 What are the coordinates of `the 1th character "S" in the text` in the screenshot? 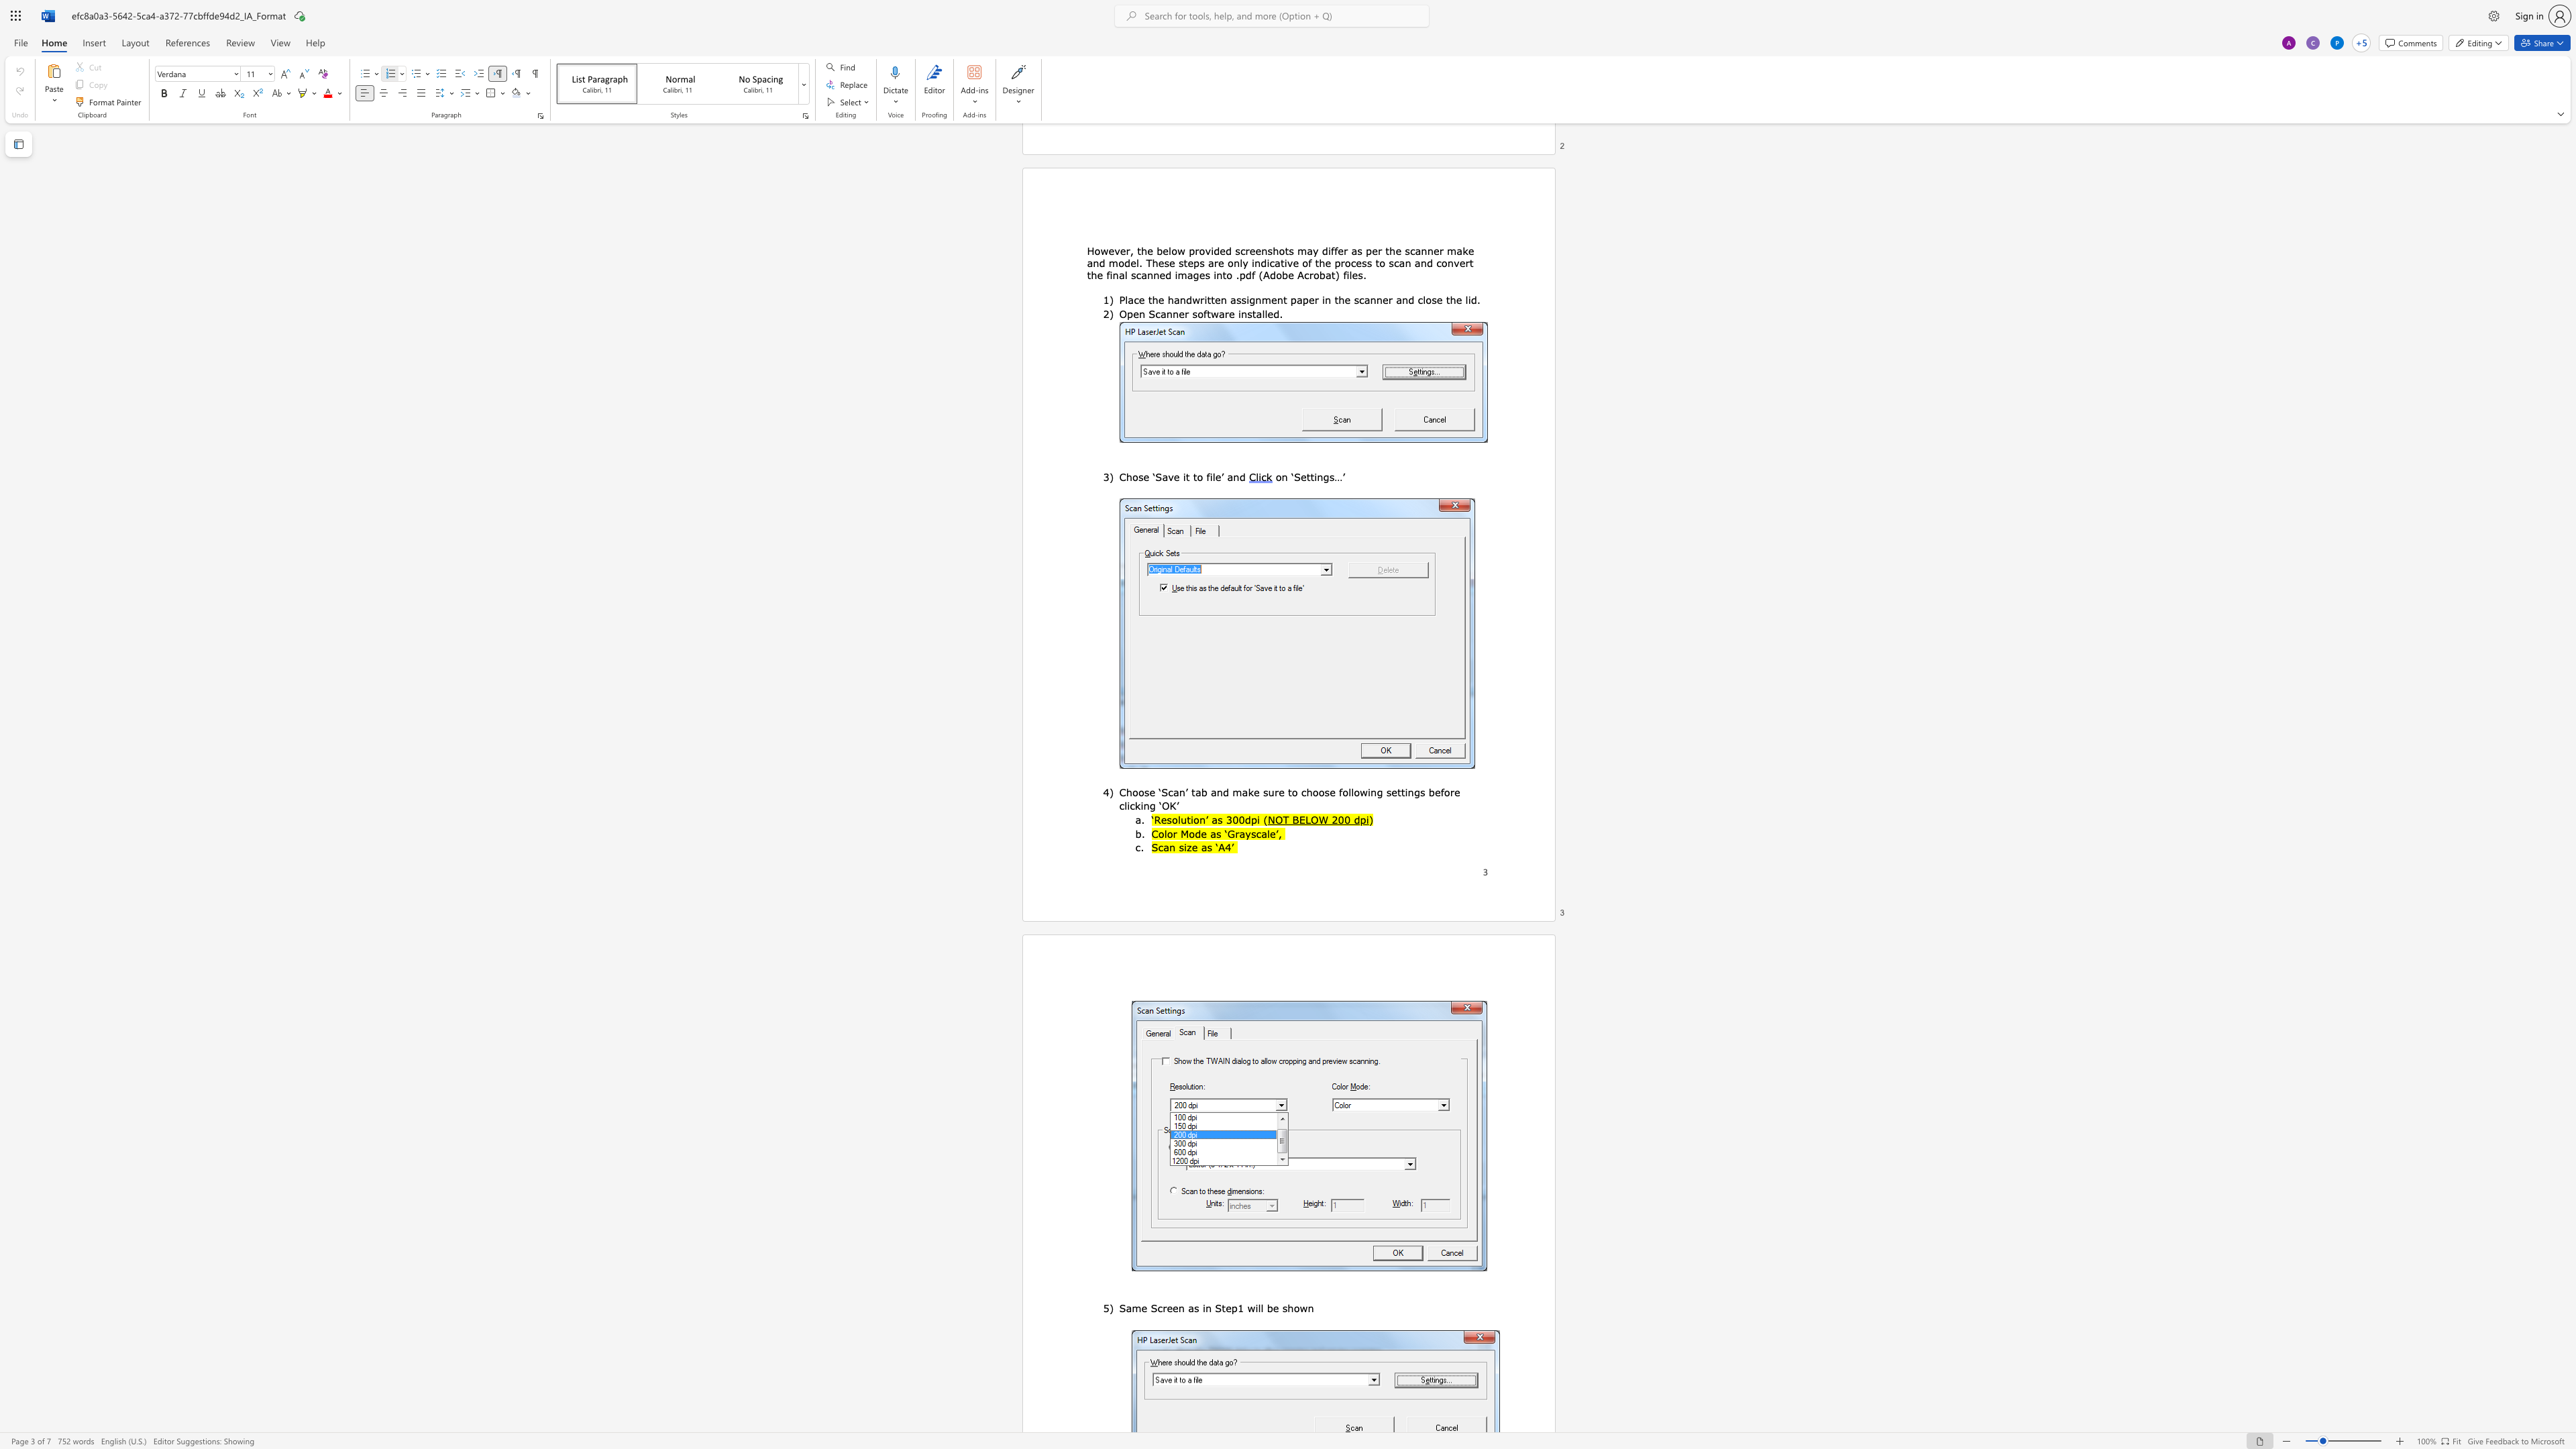 It's located at (1153, 847).